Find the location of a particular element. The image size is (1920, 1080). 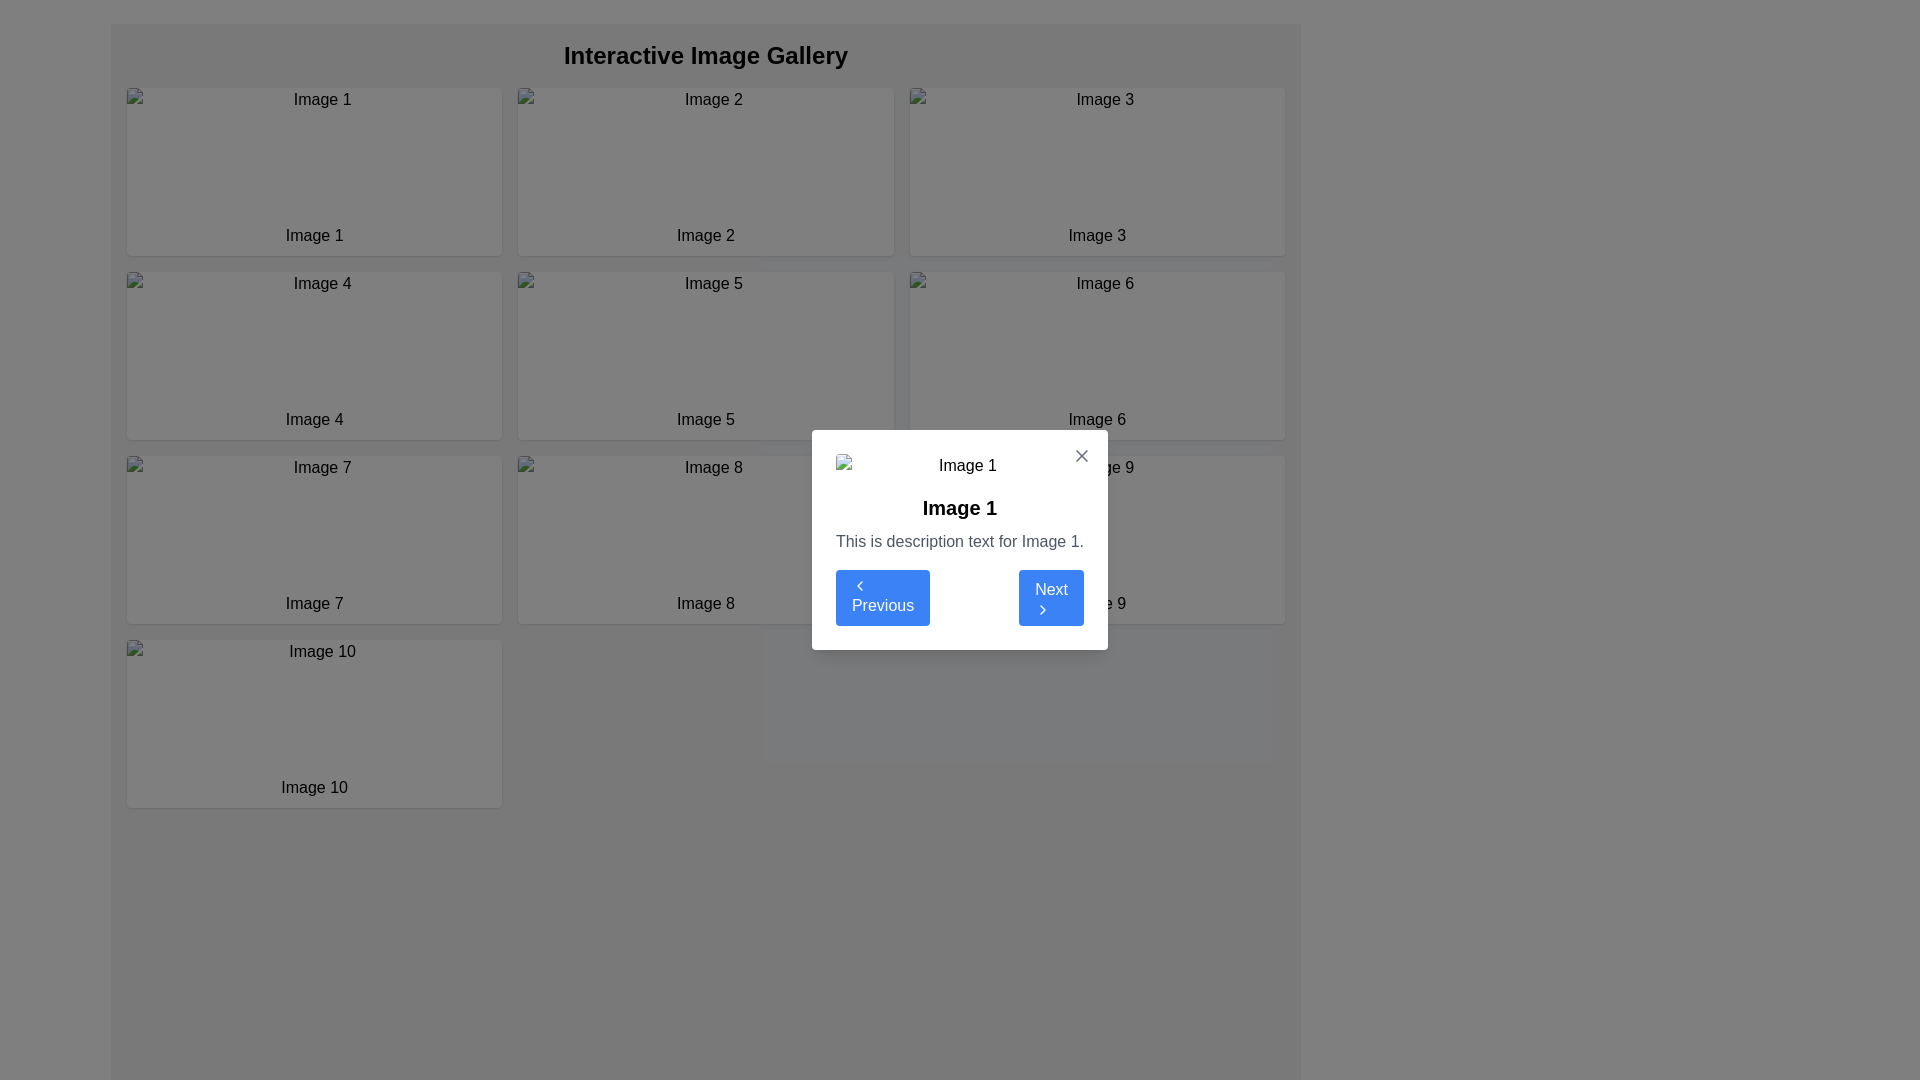

the Close button located in the upper-right corner of the overlay card is located at coordinates (1081, 455).